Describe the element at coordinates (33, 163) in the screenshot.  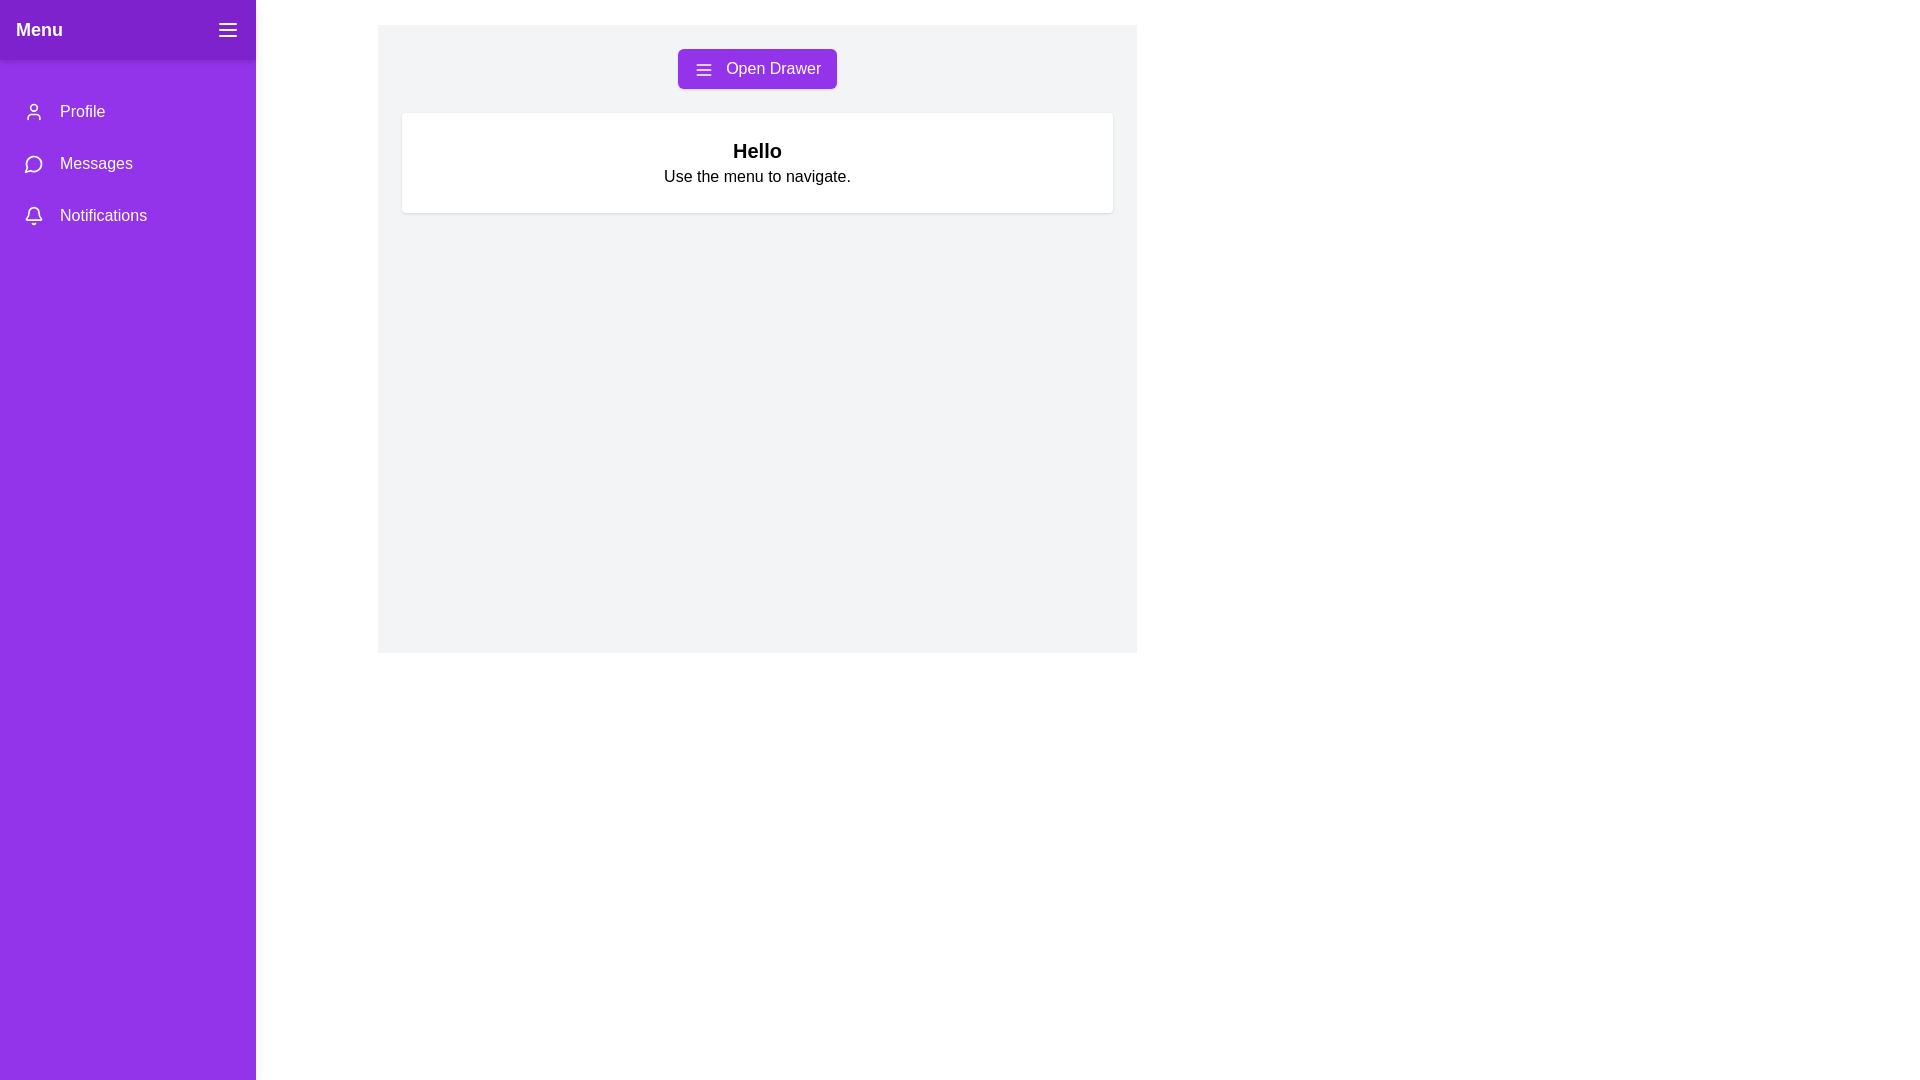
I see `the 'Messages' icon in the left sidebar navigation menu` at that location.